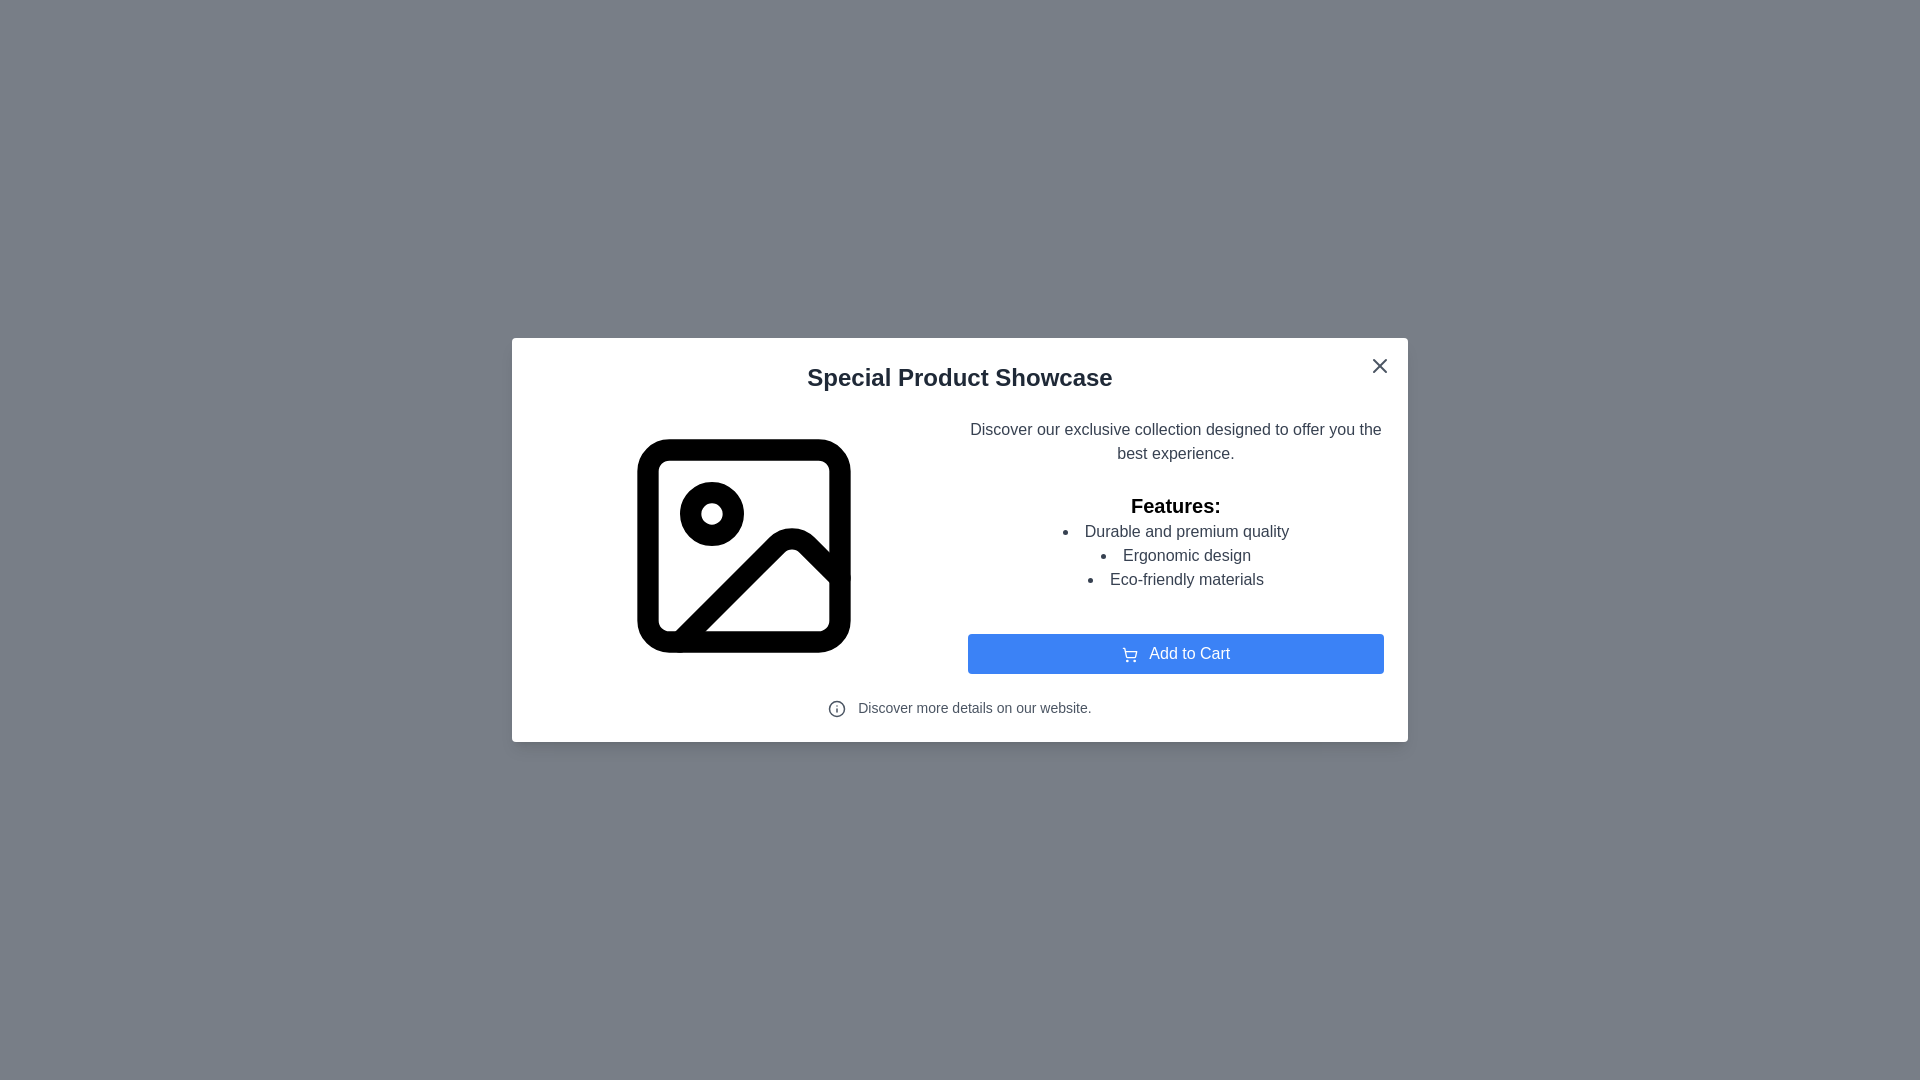  What do you see at coordinates (1176, 439) in the screenshot?
I see `the Text Block that provides a descriptive overview of the modal window, located at the top right section of the layout, just above the 'Features:' section` at bounding box center [1176, 439].